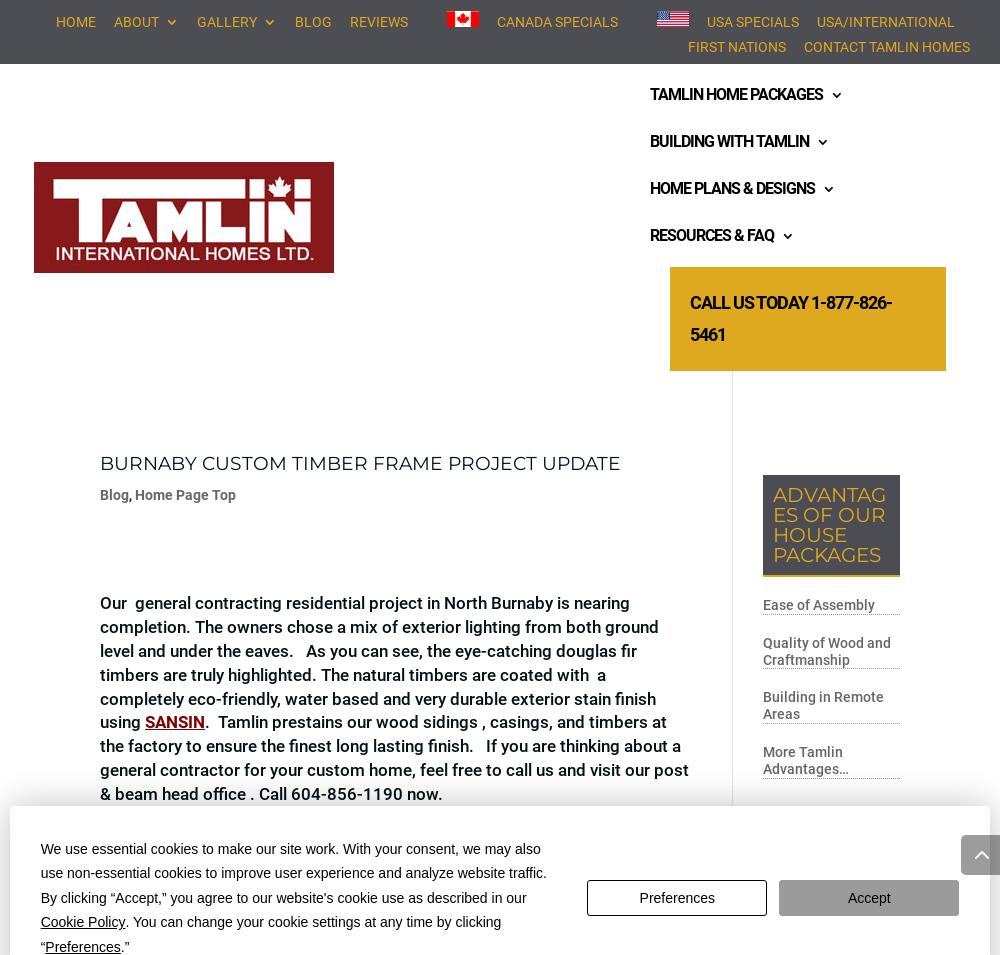 The height and width of the screenshot is (955, 1000). What do you see at coordinates (822, 704) in the screenshot?
I see `'Building in Remote Areas'` at bounding box center [822, 704].